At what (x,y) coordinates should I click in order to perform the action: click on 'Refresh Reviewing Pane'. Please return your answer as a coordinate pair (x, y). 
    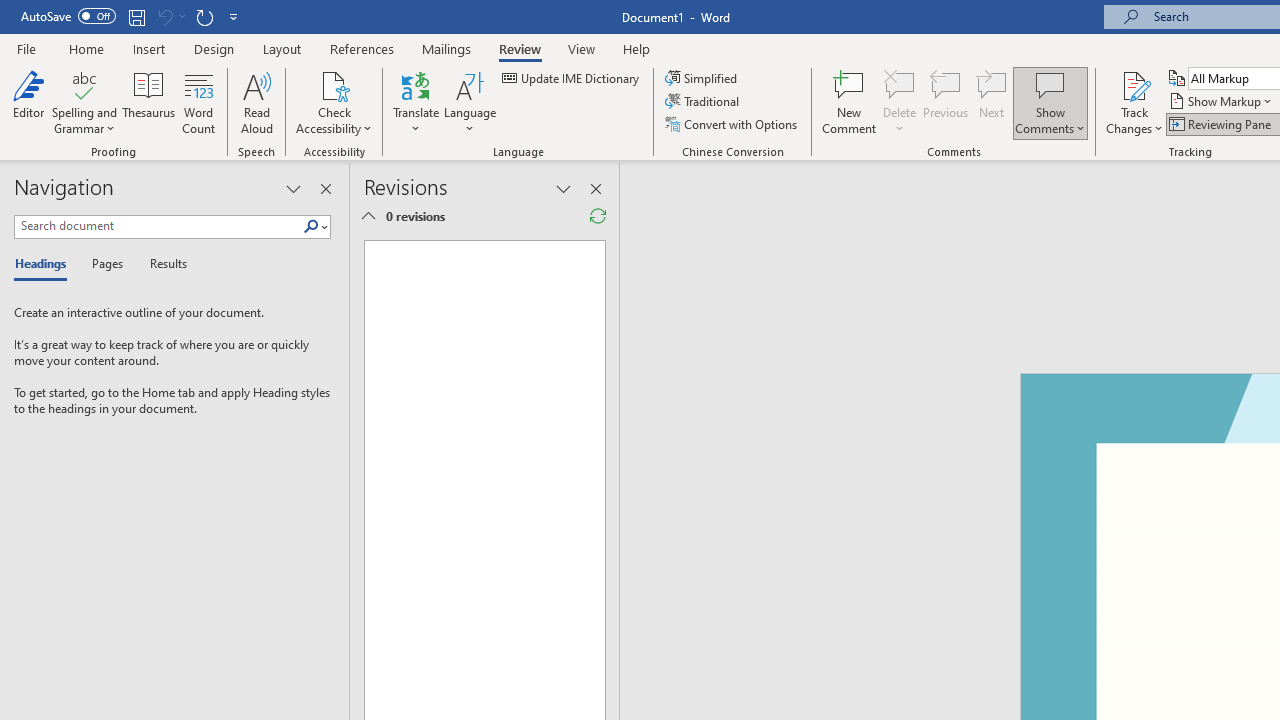
    Looking at the image, I should click on (596, 216).